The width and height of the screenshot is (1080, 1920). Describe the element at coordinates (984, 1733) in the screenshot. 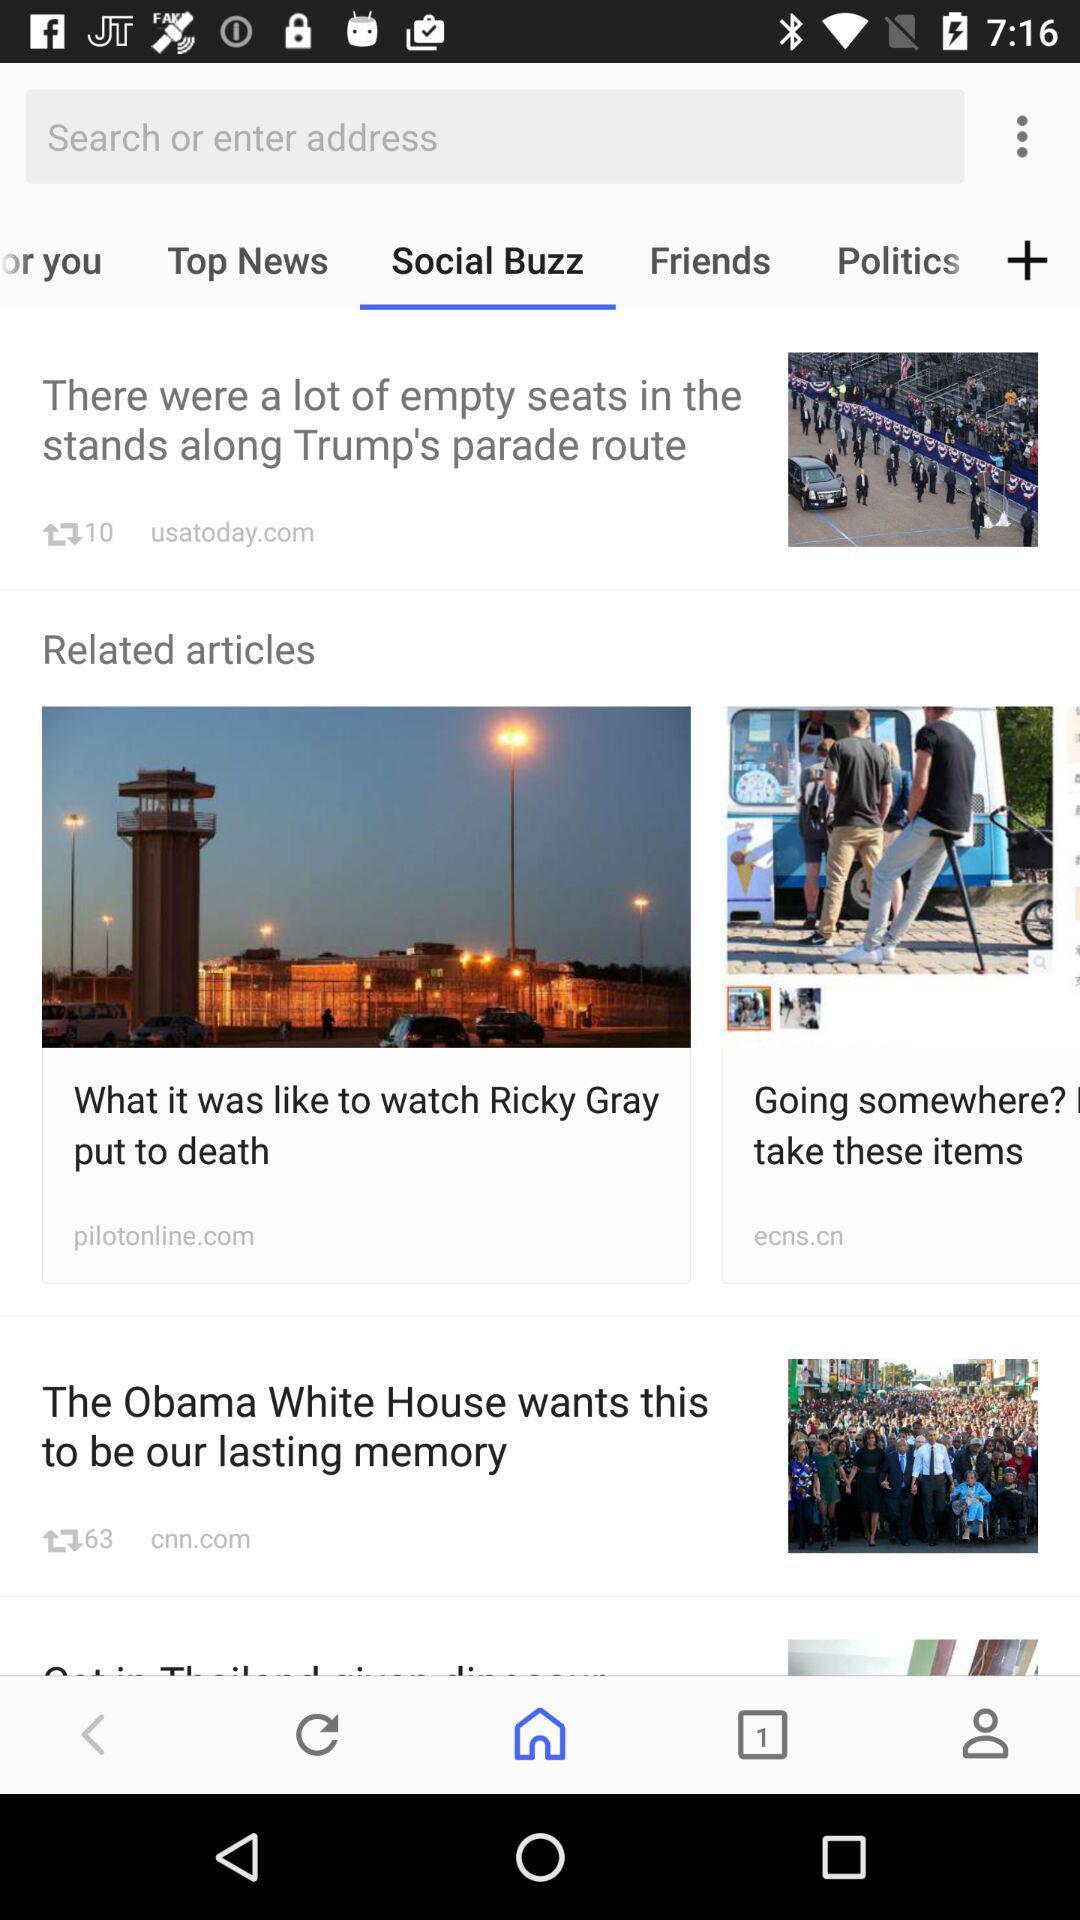

I see `the avatar icon` at that location.